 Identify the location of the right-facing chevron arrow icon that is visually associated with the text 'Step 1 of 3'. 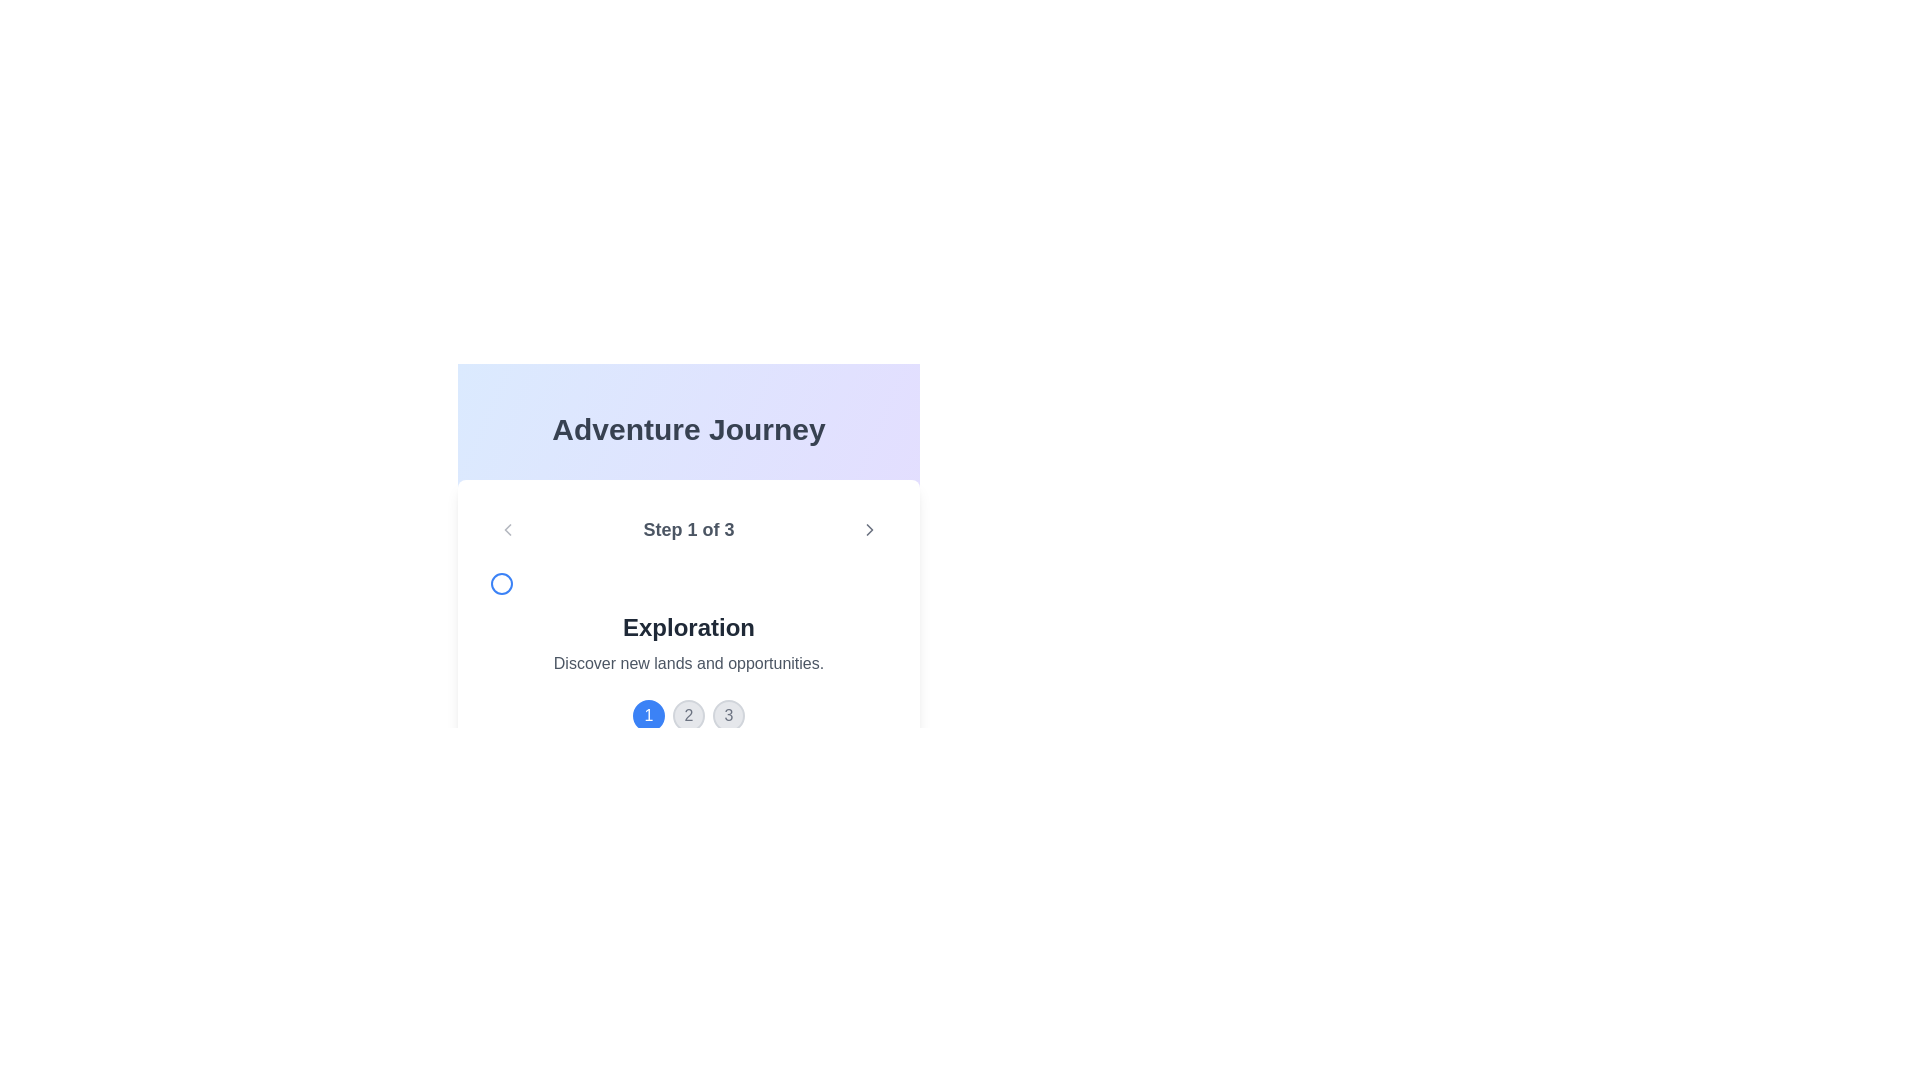
(869, 528).